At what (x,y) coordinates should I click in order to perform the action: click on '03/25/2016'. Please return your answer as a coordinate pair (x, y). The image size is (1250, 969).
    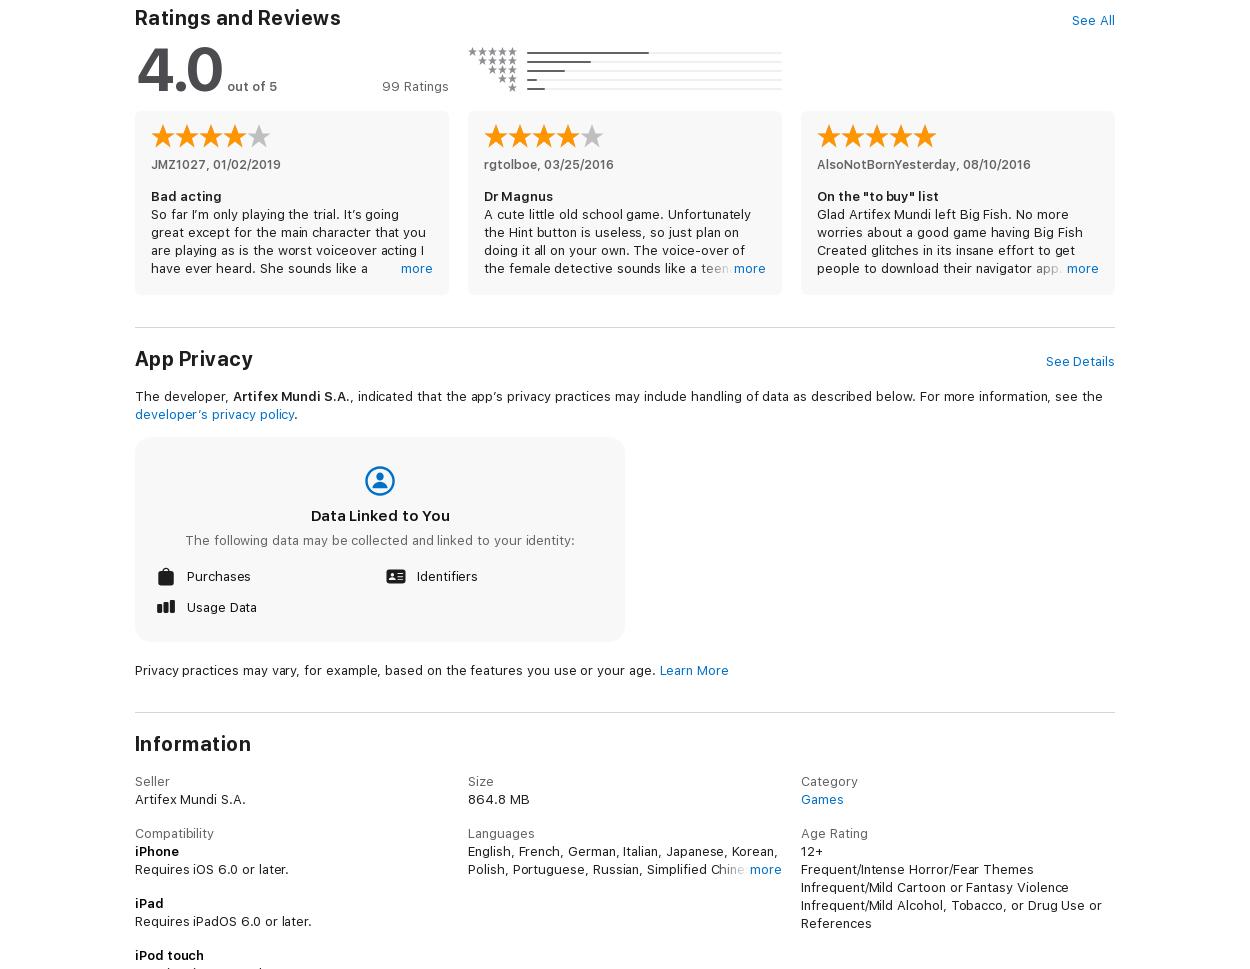
    Looking at the image, I should click on (578, 164).